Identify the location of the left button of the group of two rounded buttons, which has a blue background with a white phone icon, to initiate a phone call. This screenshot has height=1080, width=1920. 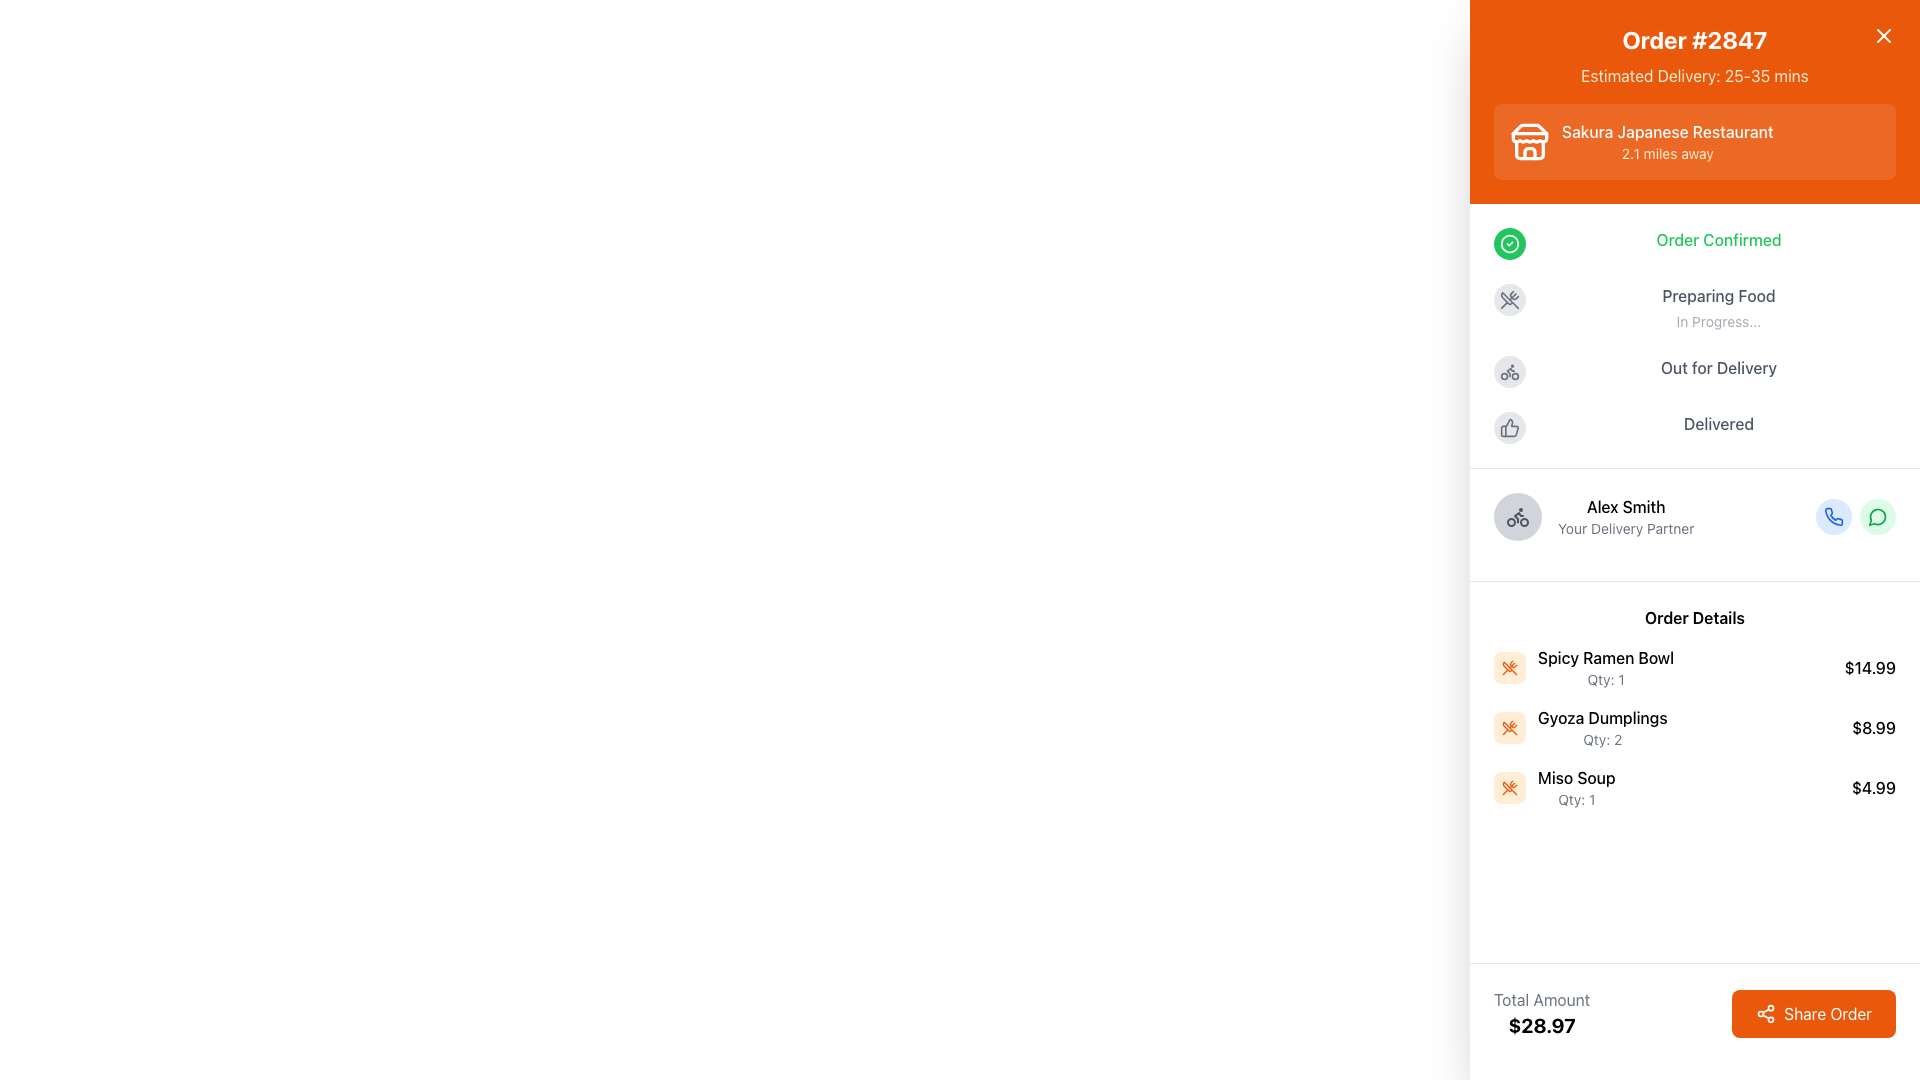
(1855, 515).